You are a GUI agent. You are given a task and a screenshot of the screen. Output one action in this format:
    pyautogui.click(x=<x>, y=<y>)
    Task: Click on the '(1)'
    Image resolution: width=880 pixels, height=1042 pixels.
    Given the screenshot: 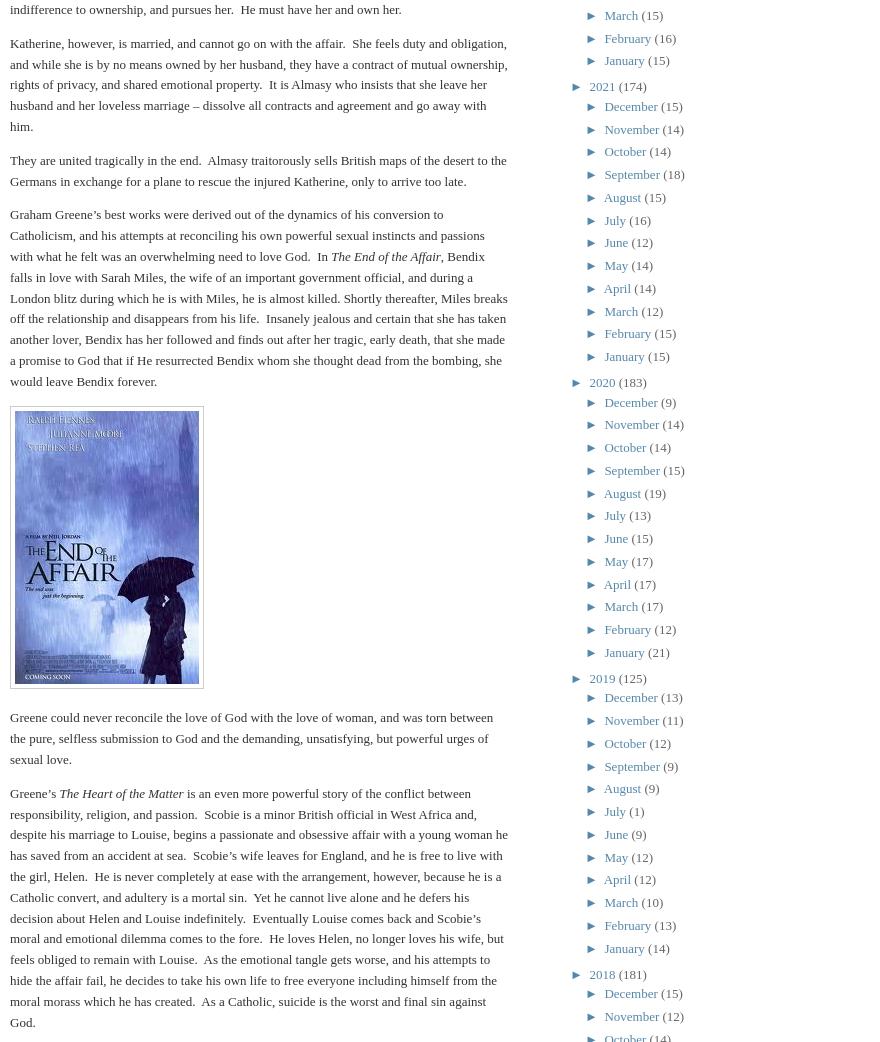 What is the action you would take?
    pyautogui.click(x=636, y=811)
    